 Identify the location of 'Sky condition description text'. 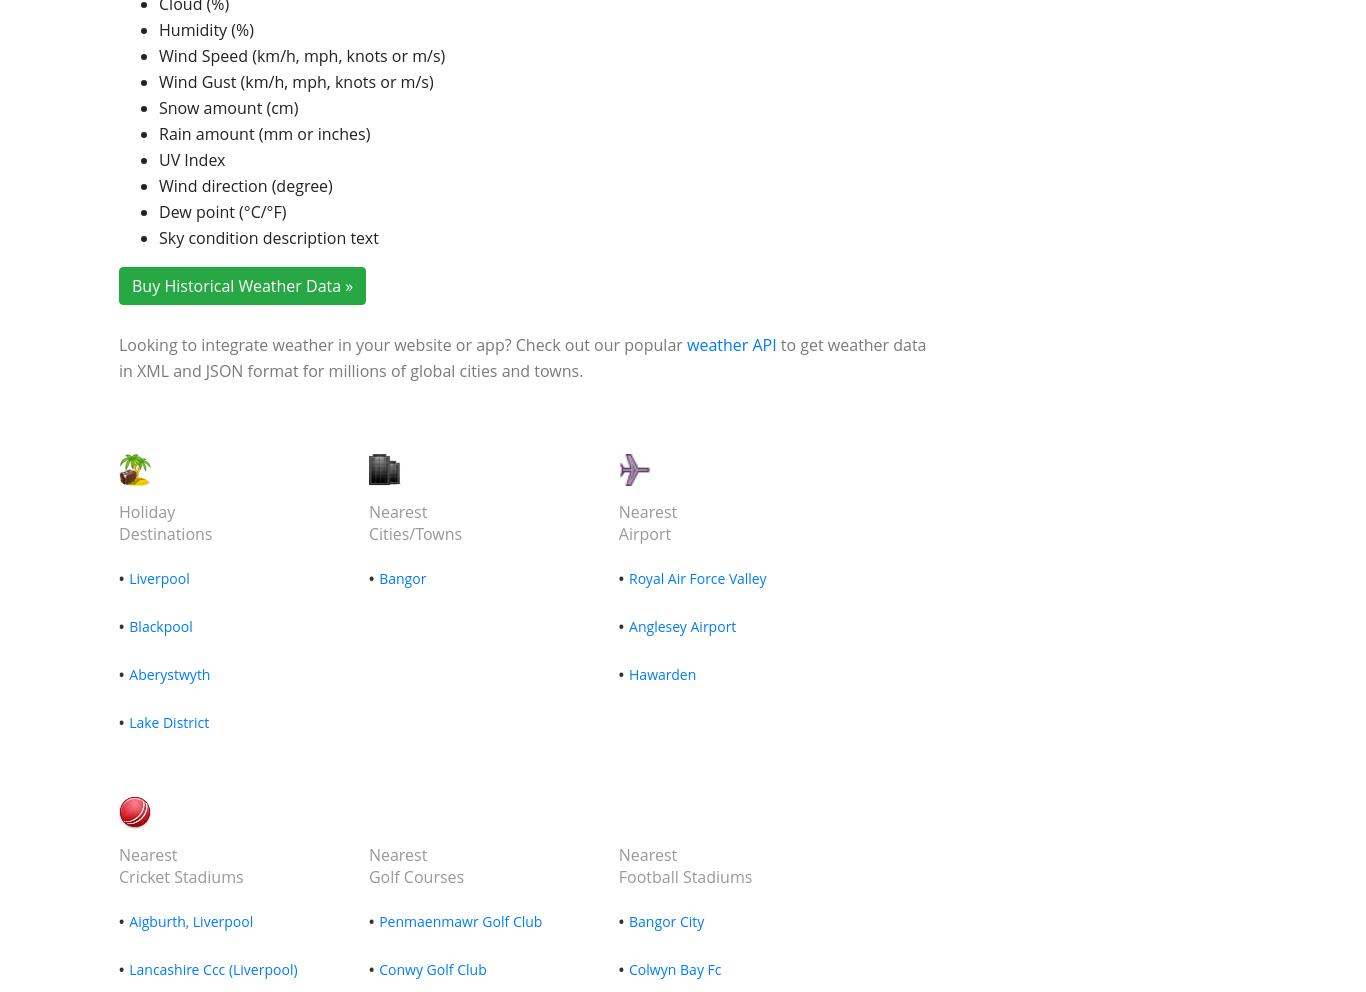
(268, 237).